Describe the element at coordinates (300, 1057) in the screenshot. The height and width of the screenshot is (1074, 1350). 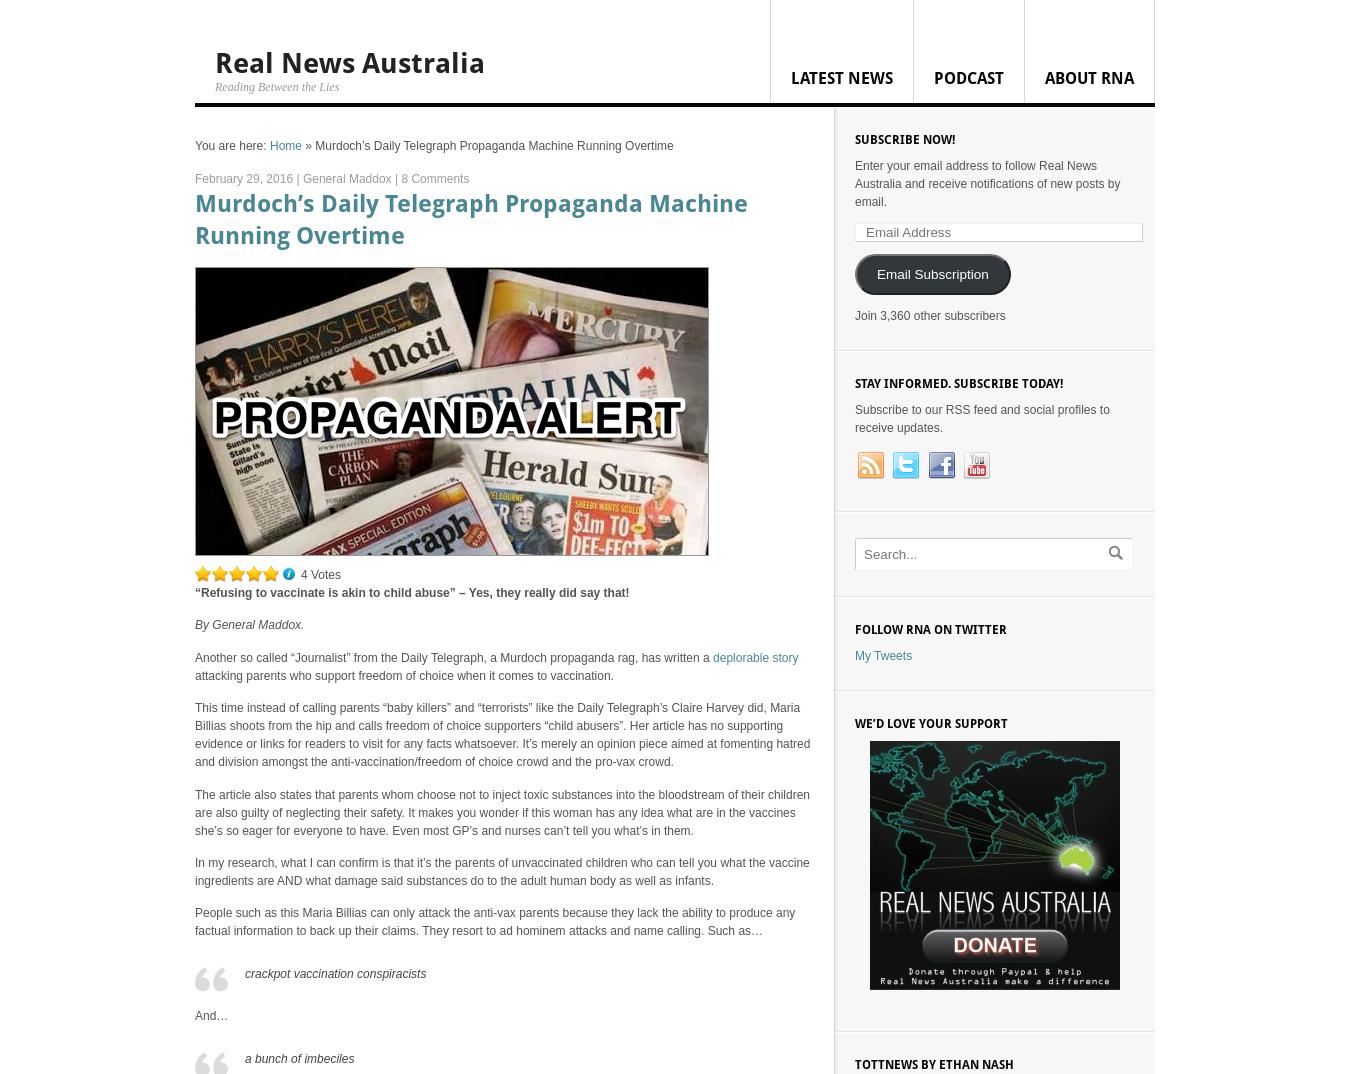
I see `'a bunch of imbeciles'` at that location.